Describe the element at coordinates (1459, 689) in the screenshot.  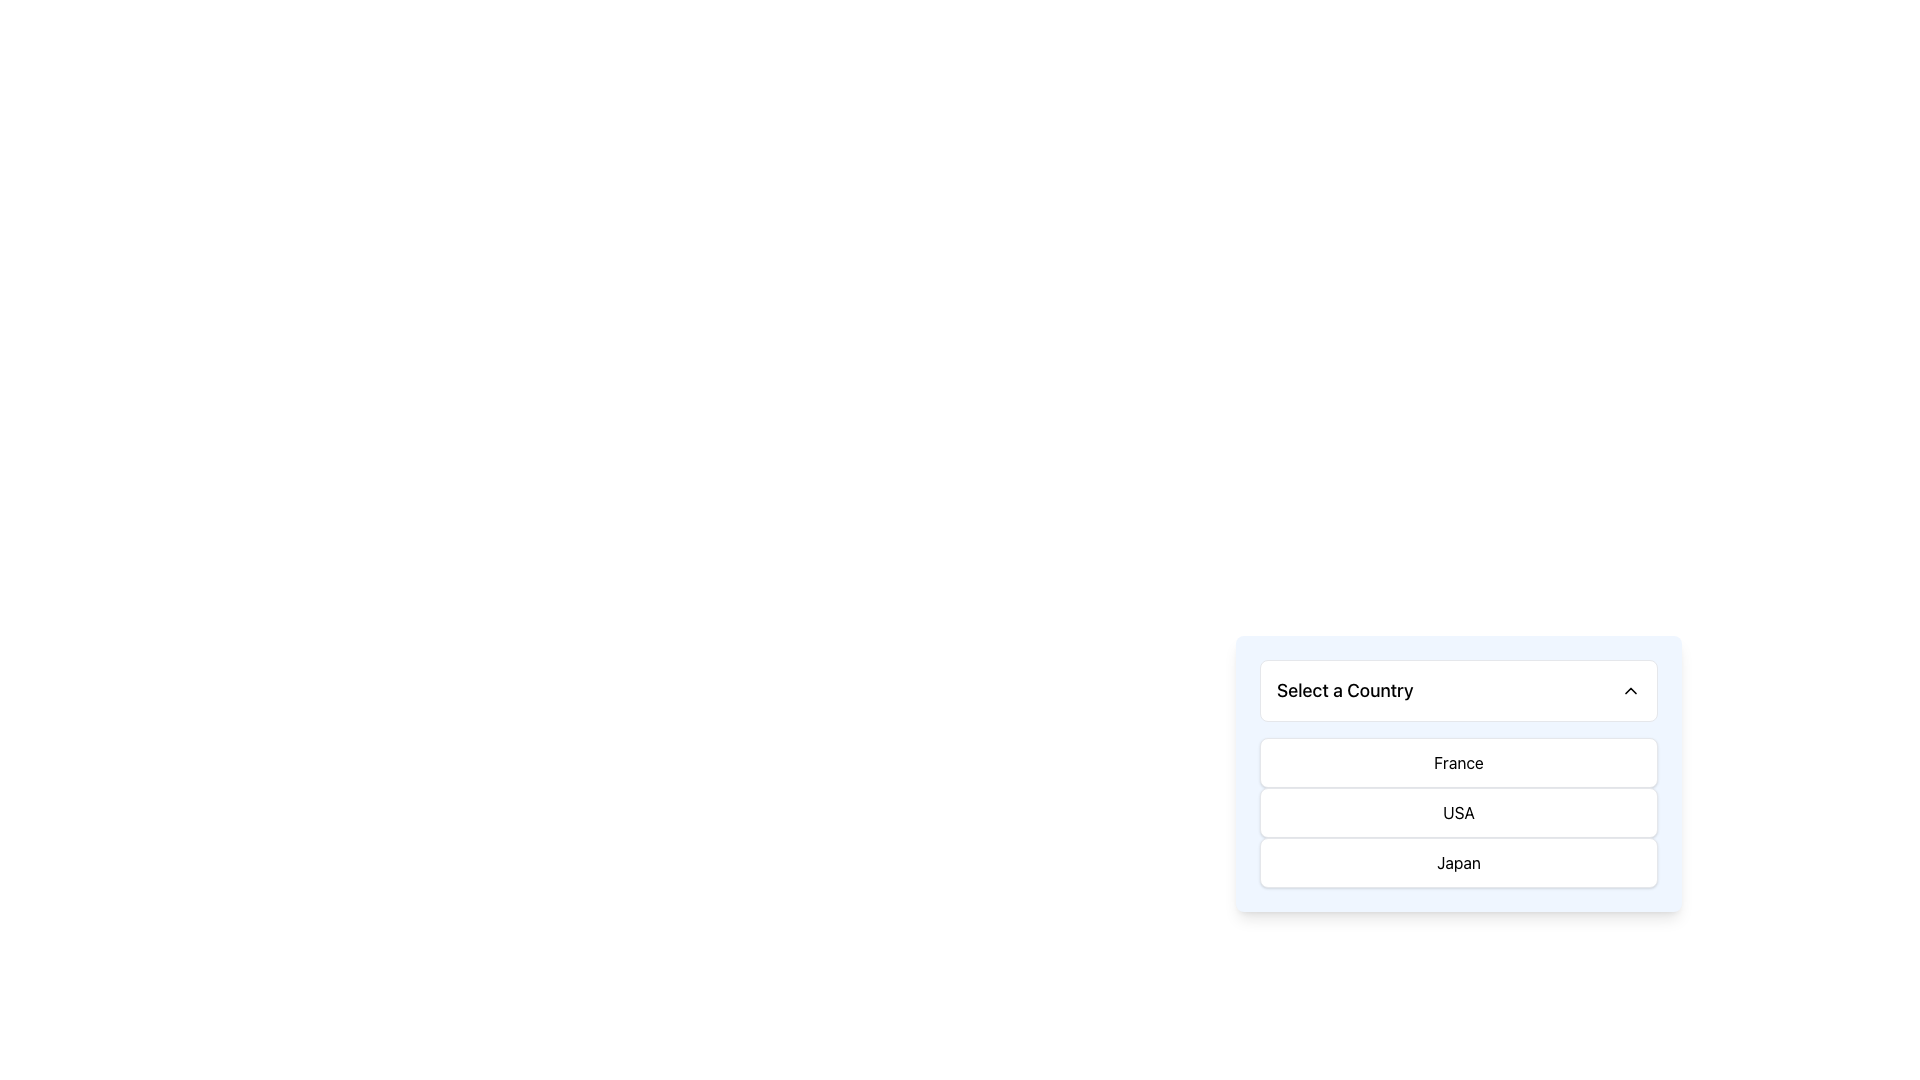
I see `the dropdown selector for choosing a country` at that location.